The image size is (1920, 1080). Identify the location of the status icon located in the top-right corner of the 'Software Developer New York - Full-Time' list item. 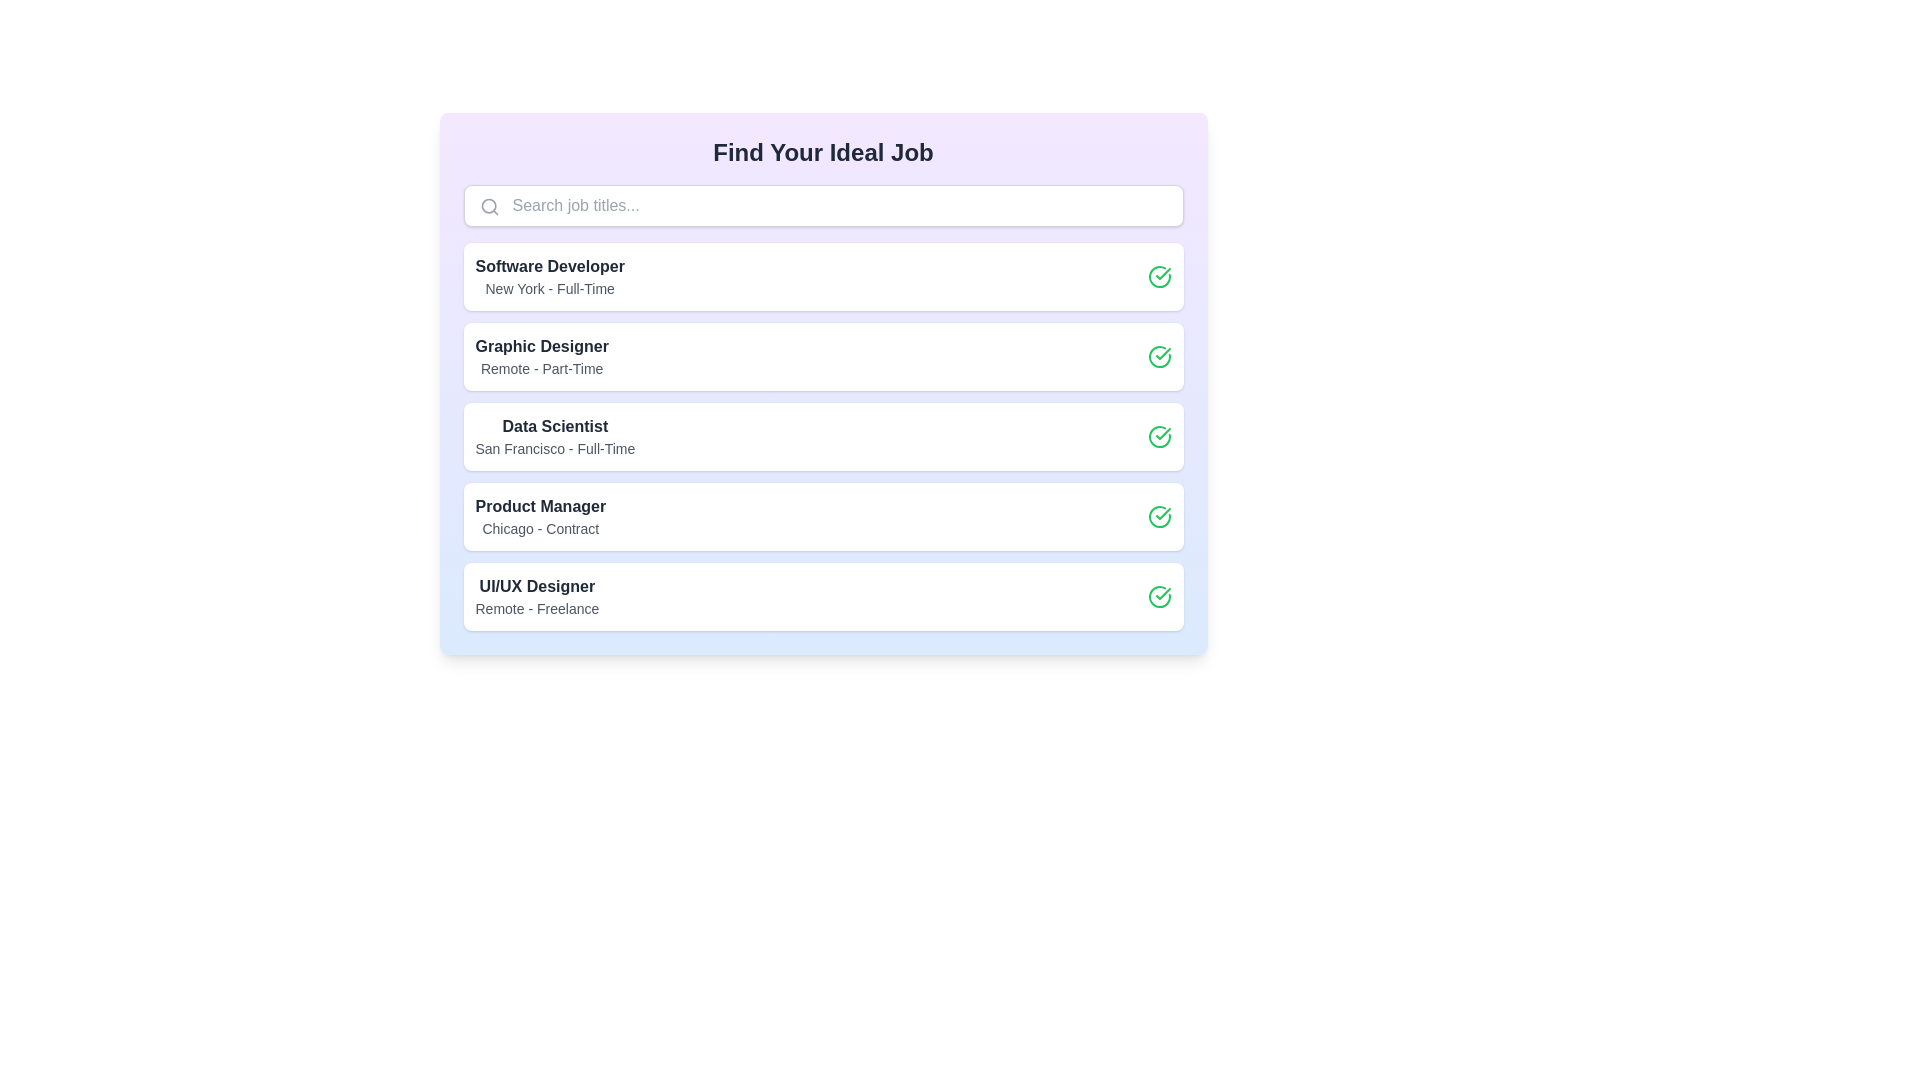
(1159, 277).